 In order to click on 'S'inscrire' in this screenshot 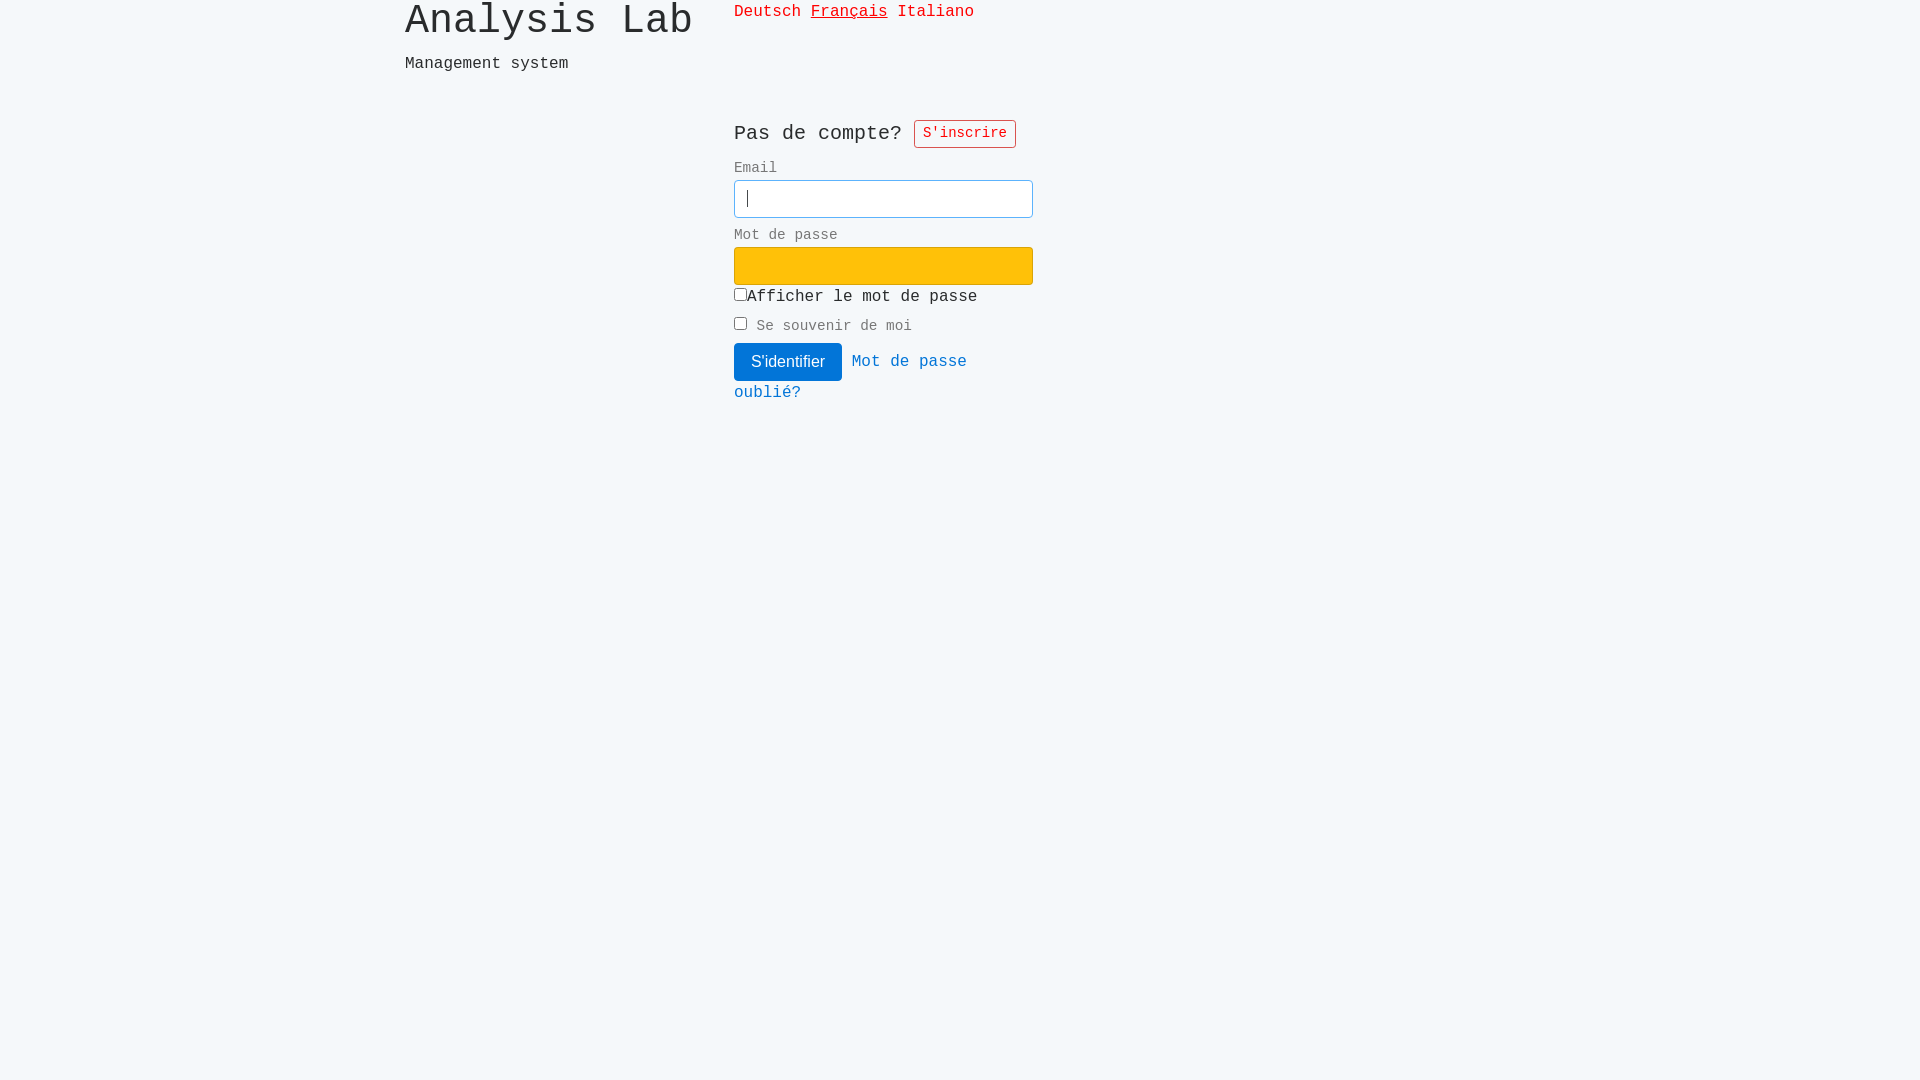, I will do `click(964, 134)`.